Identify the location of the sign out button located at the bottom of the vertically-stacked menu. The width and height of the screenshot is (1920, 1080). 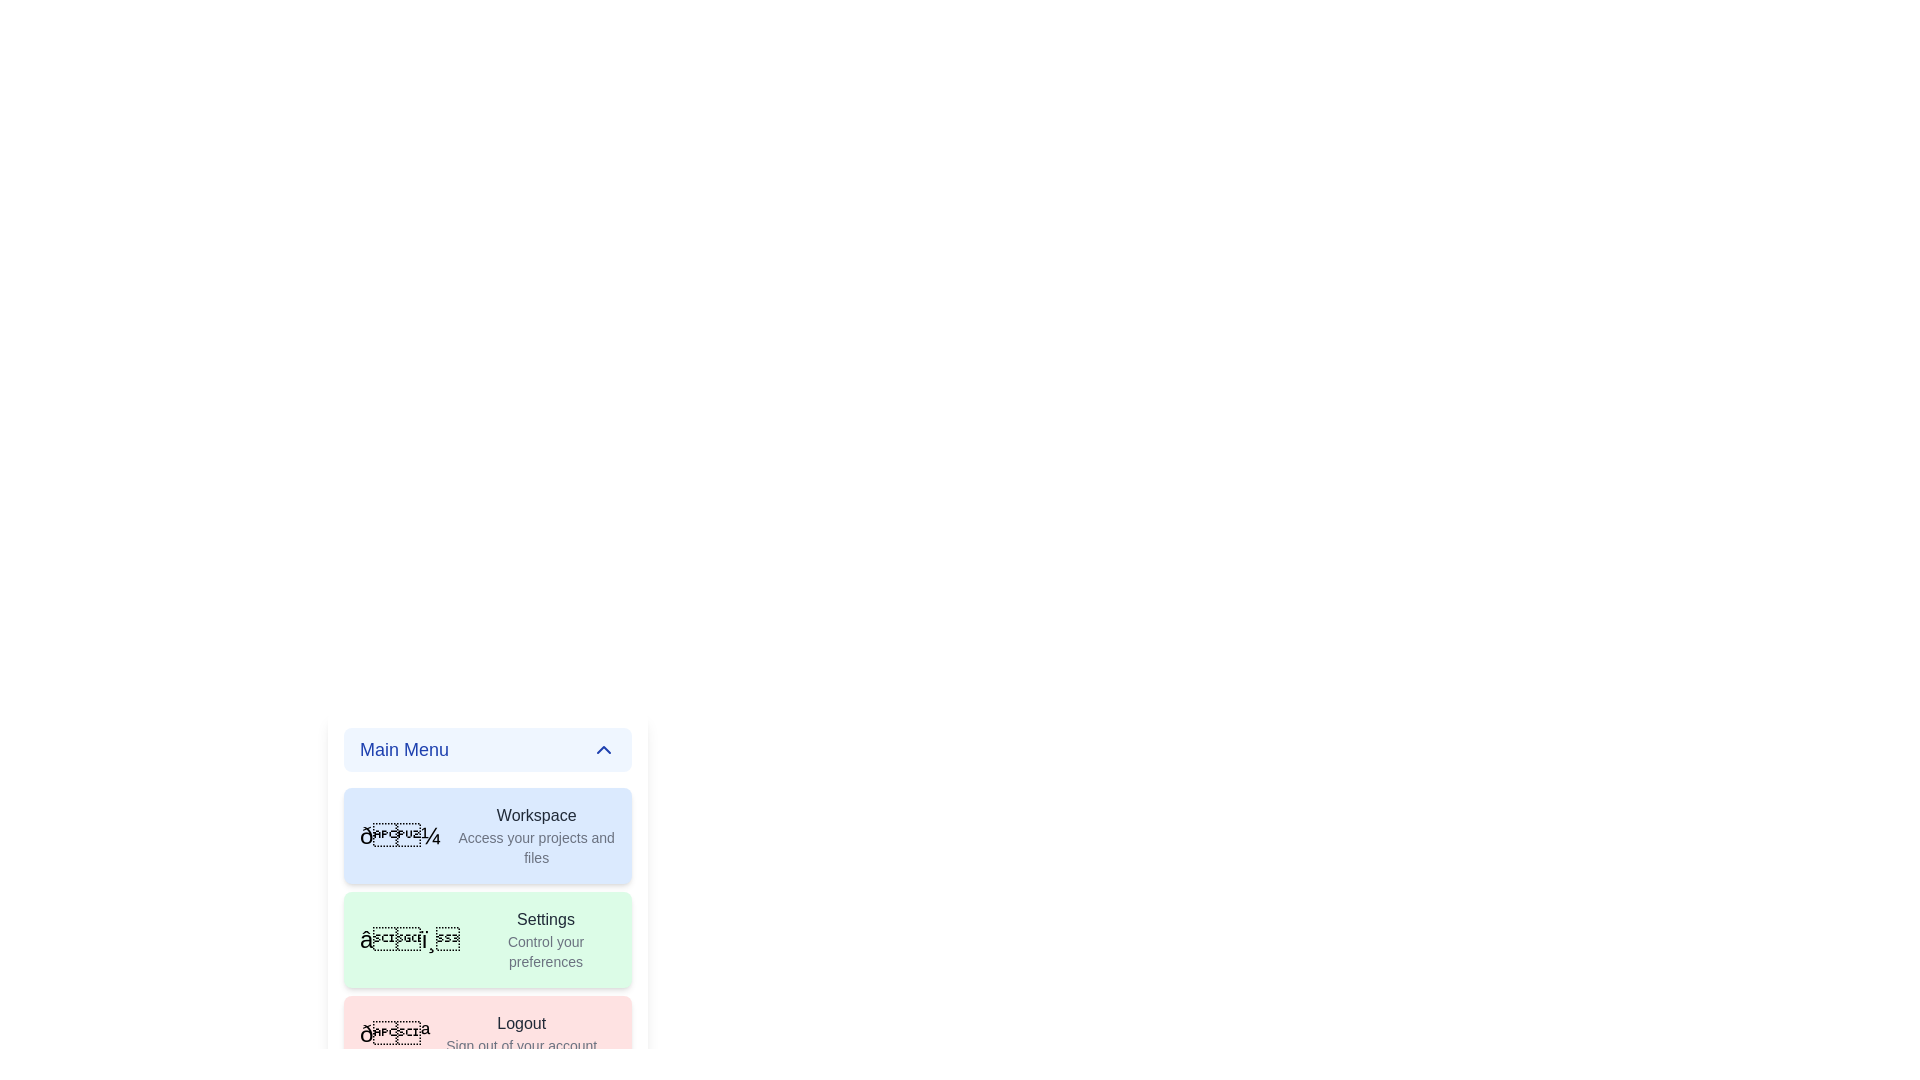
(521, 1033).